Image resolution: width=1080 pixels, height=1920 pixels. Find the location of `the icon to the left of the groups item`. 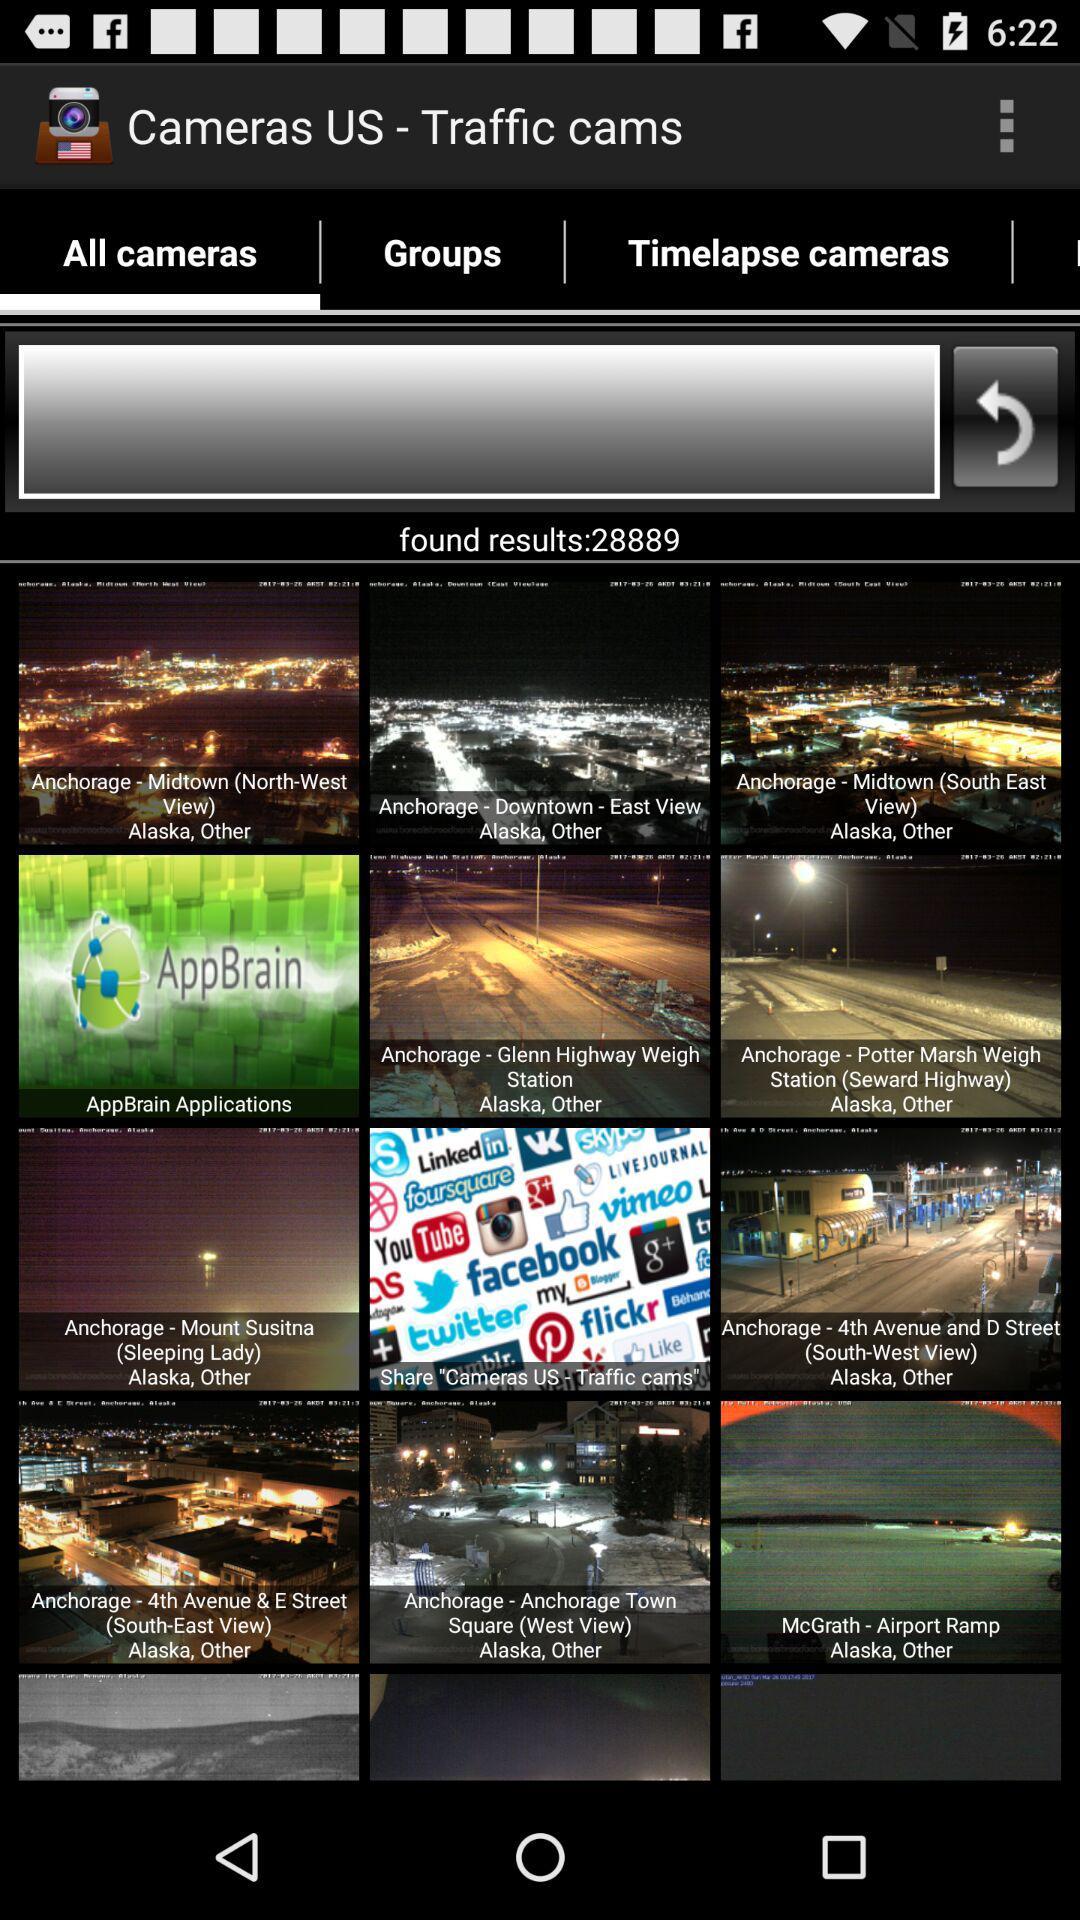

the icon to the left of the groups item is located at coordinates (159, 251).